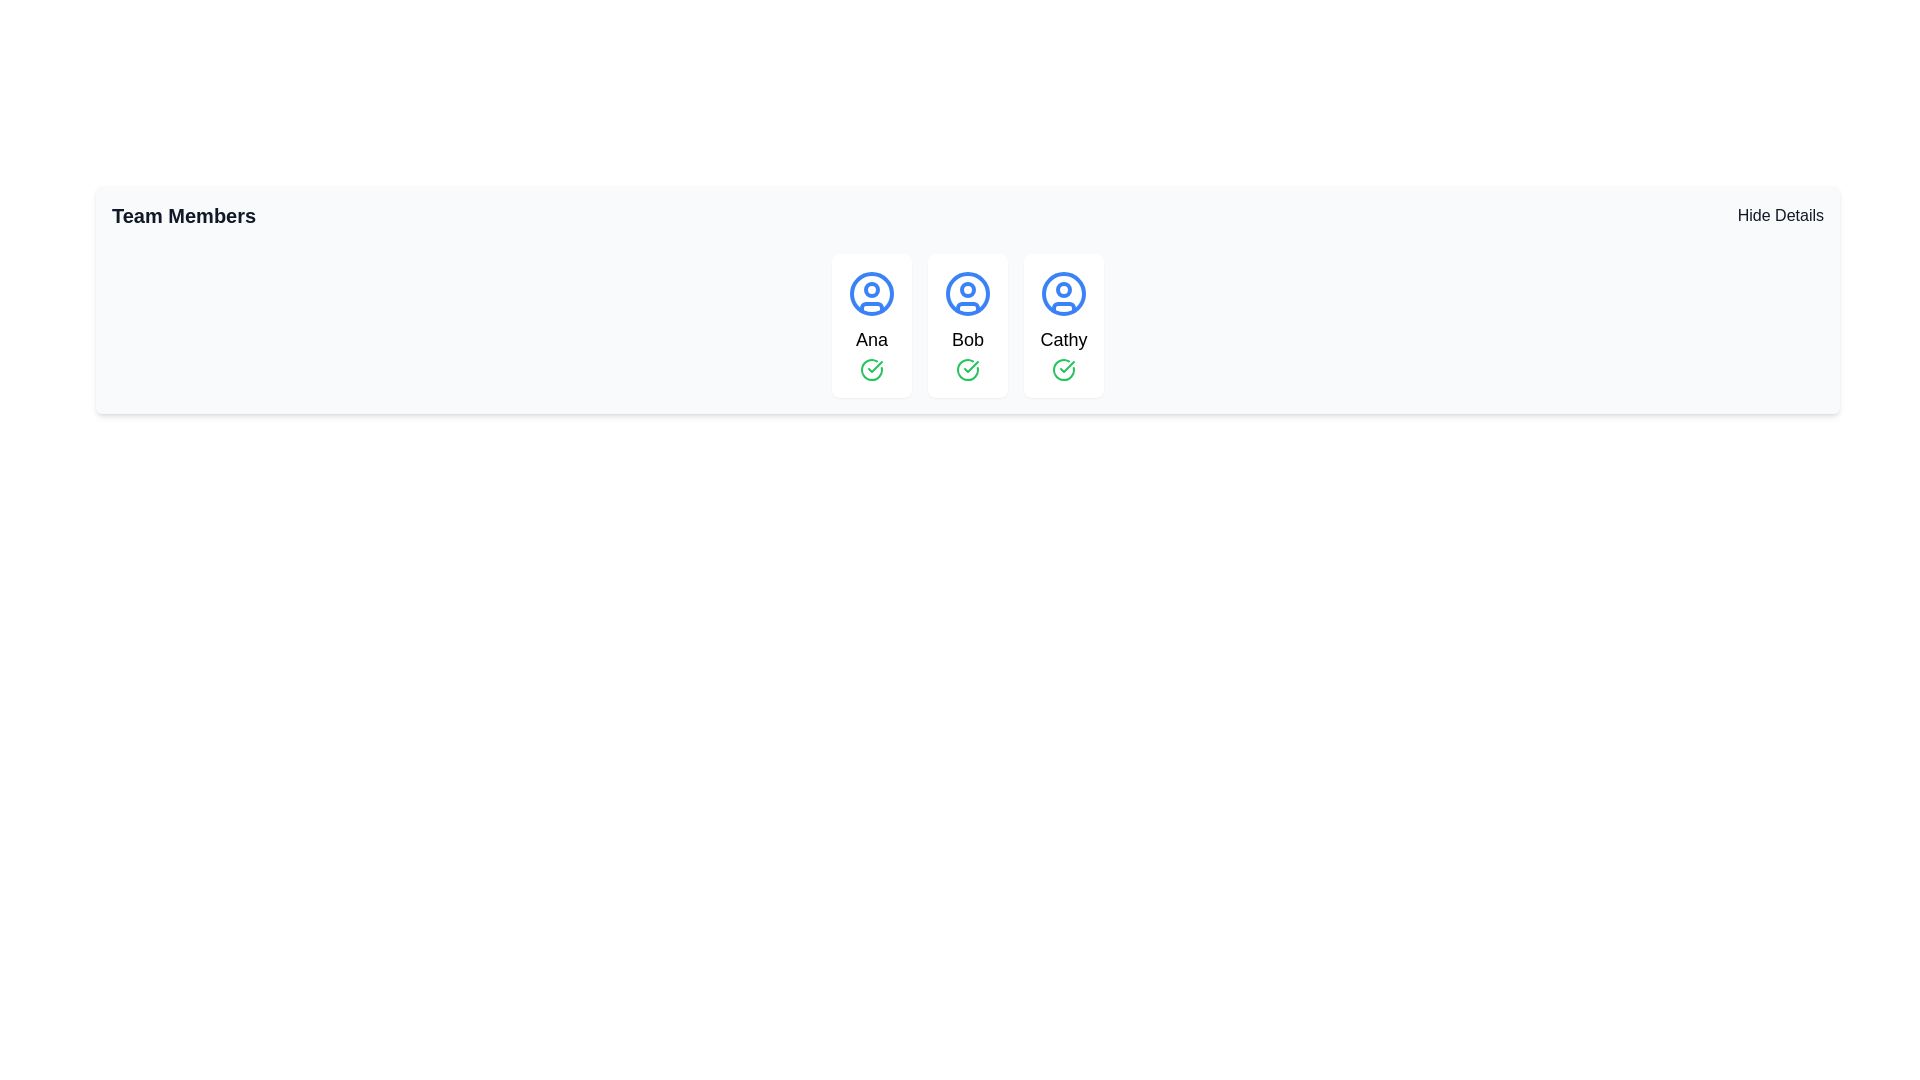 This screenshot has width=1920, height=1080. Describe the element at coordinates (872, 325) in the screenshot. I see `the card element featuring a blue user icon and the name 'Ana' with a green checkmark at the bottom` at that location.